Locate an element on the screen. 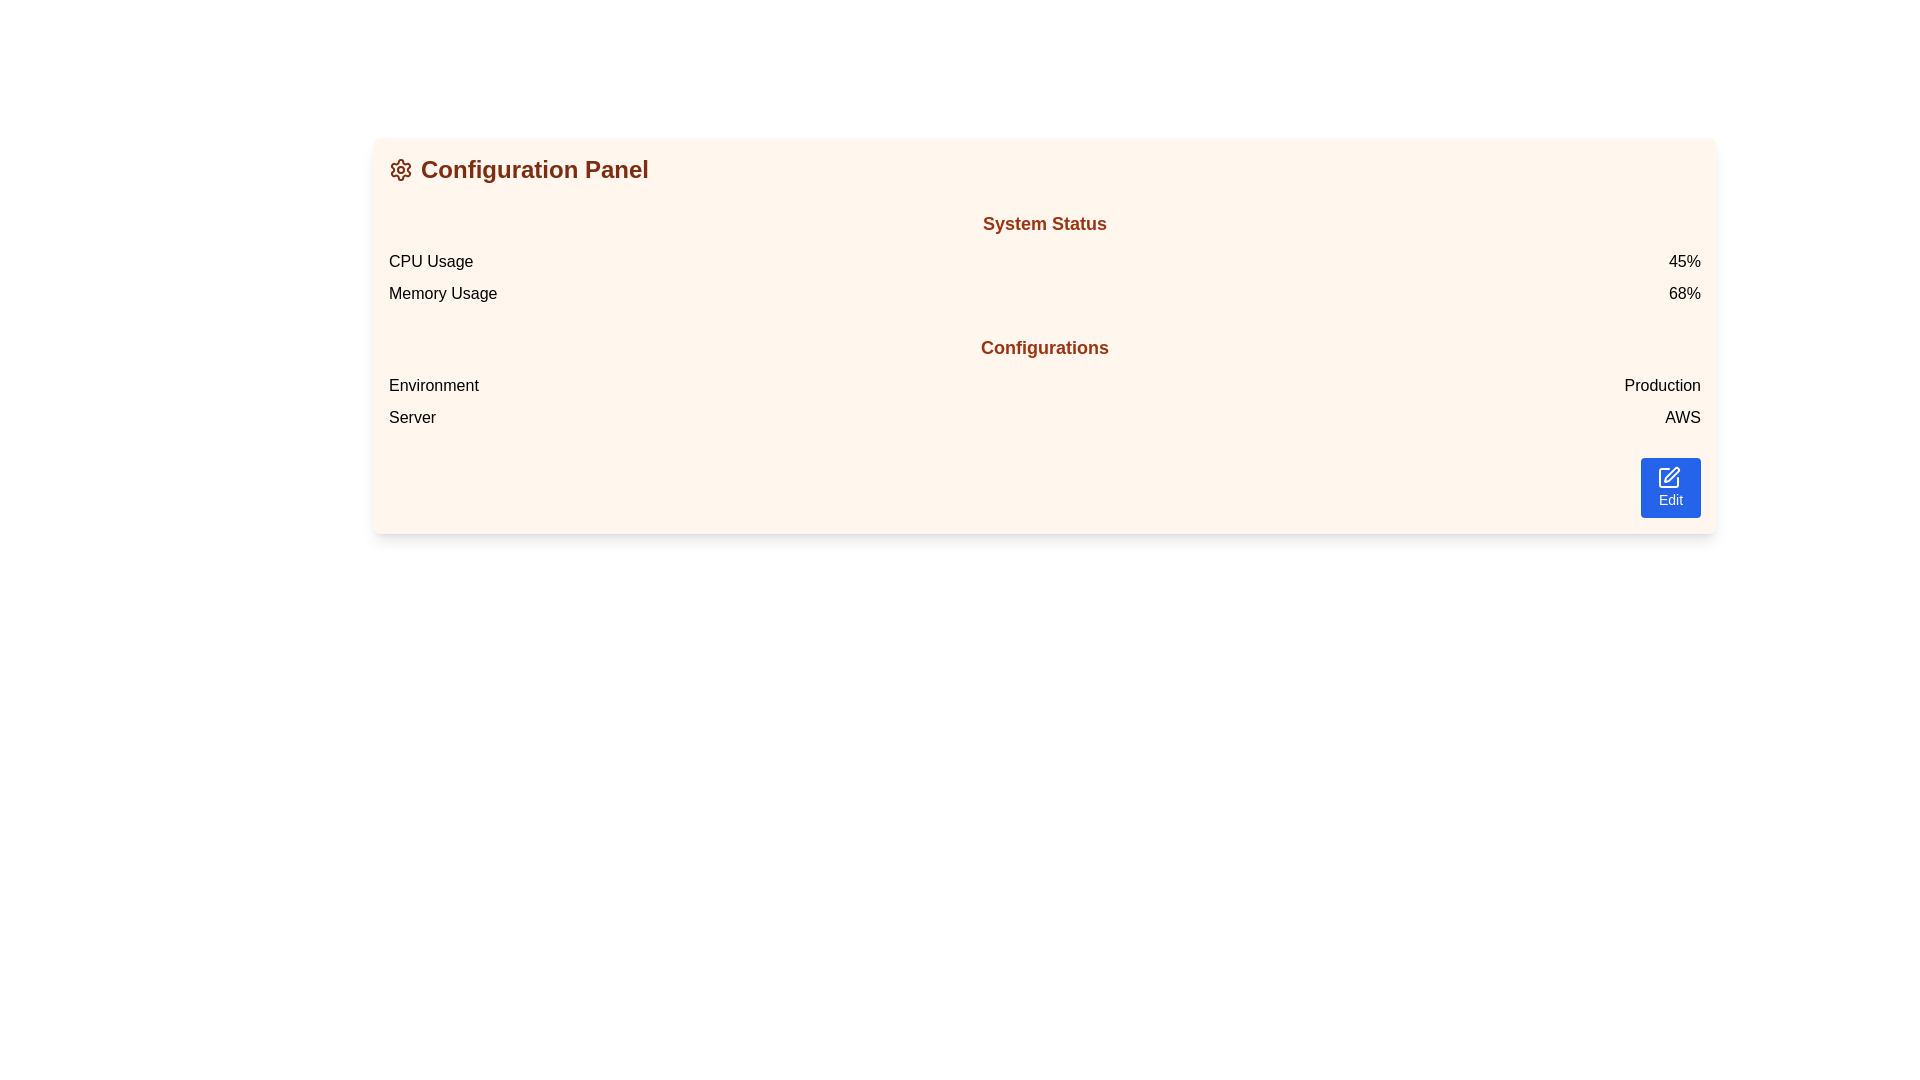 Image resolution: width=1920 pixels, height=1080 pixels. the text label displaying 'AWS' in bold black uppercase letters at the bottom right of the configuration panel is located at coordinates (1682, 416).